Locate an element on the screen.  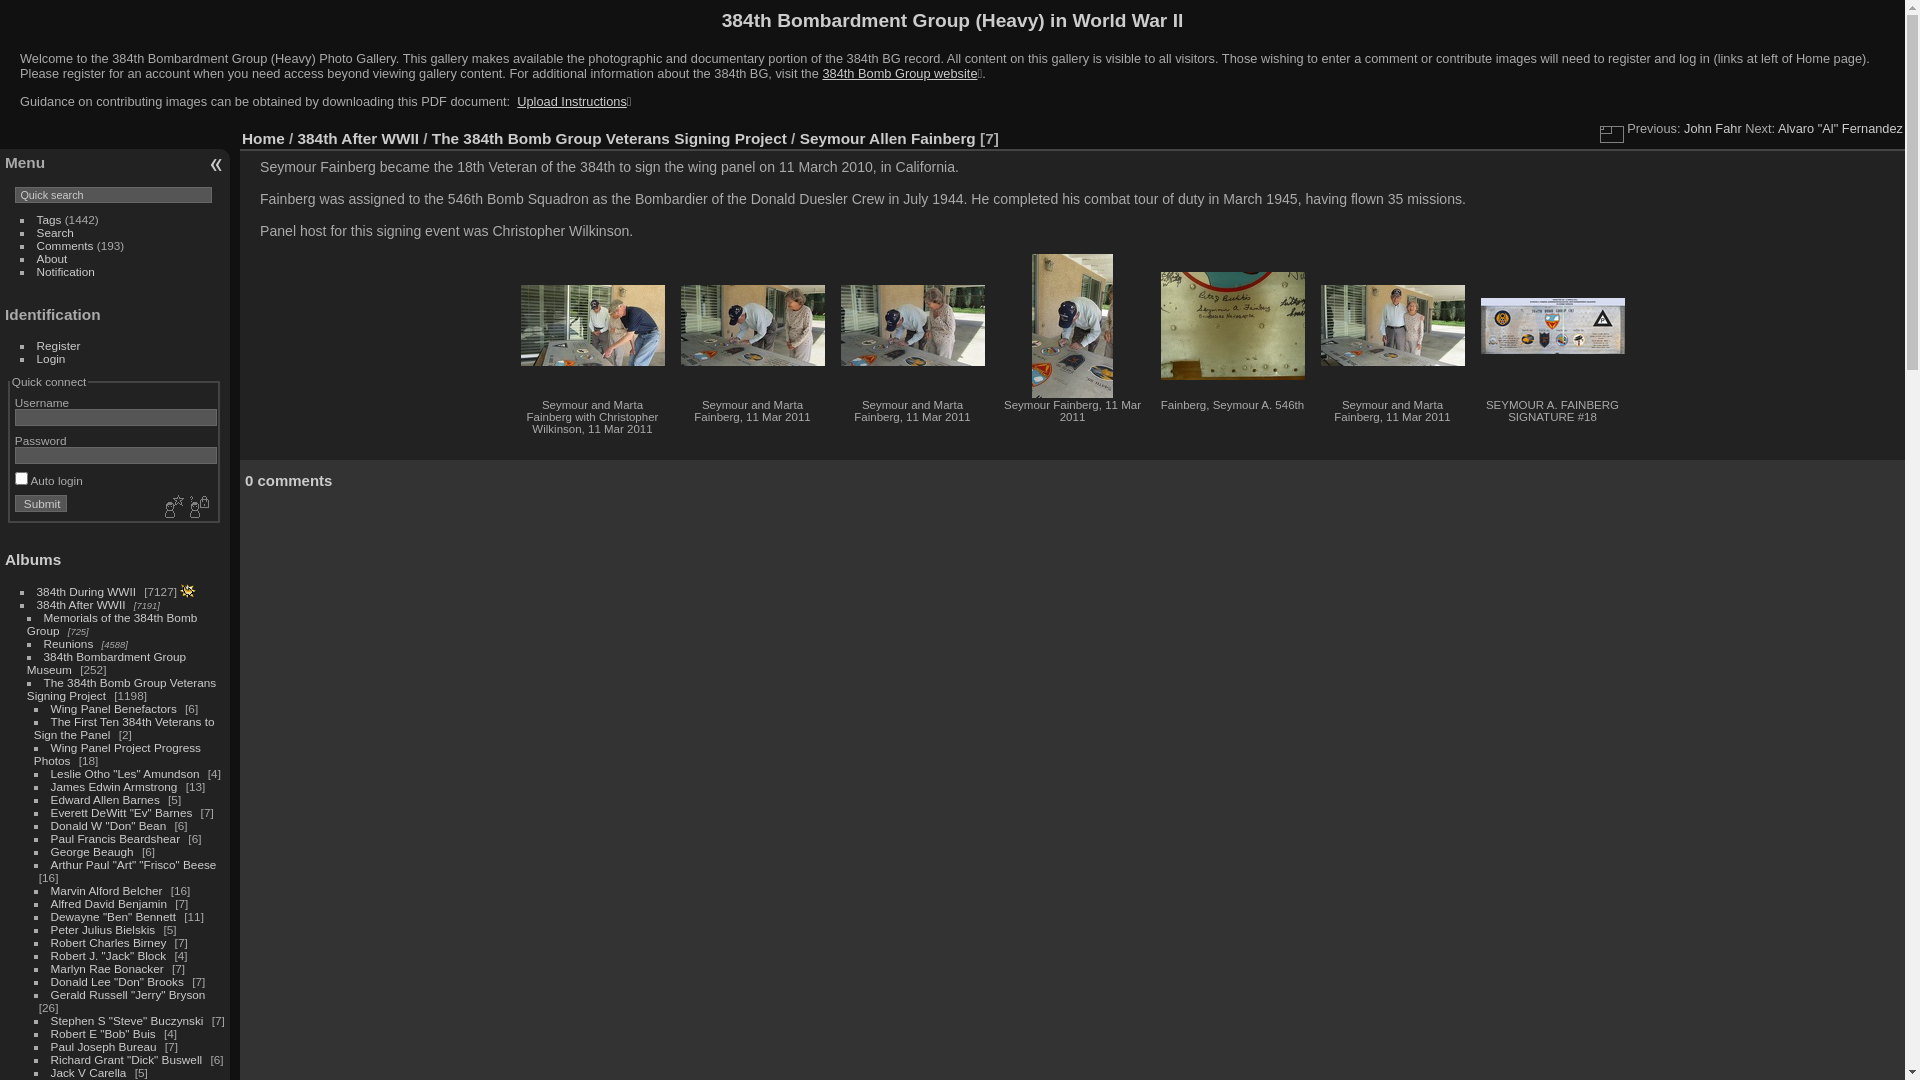
'Marvin Alford Belcher' is located at coordinates (105, 889).